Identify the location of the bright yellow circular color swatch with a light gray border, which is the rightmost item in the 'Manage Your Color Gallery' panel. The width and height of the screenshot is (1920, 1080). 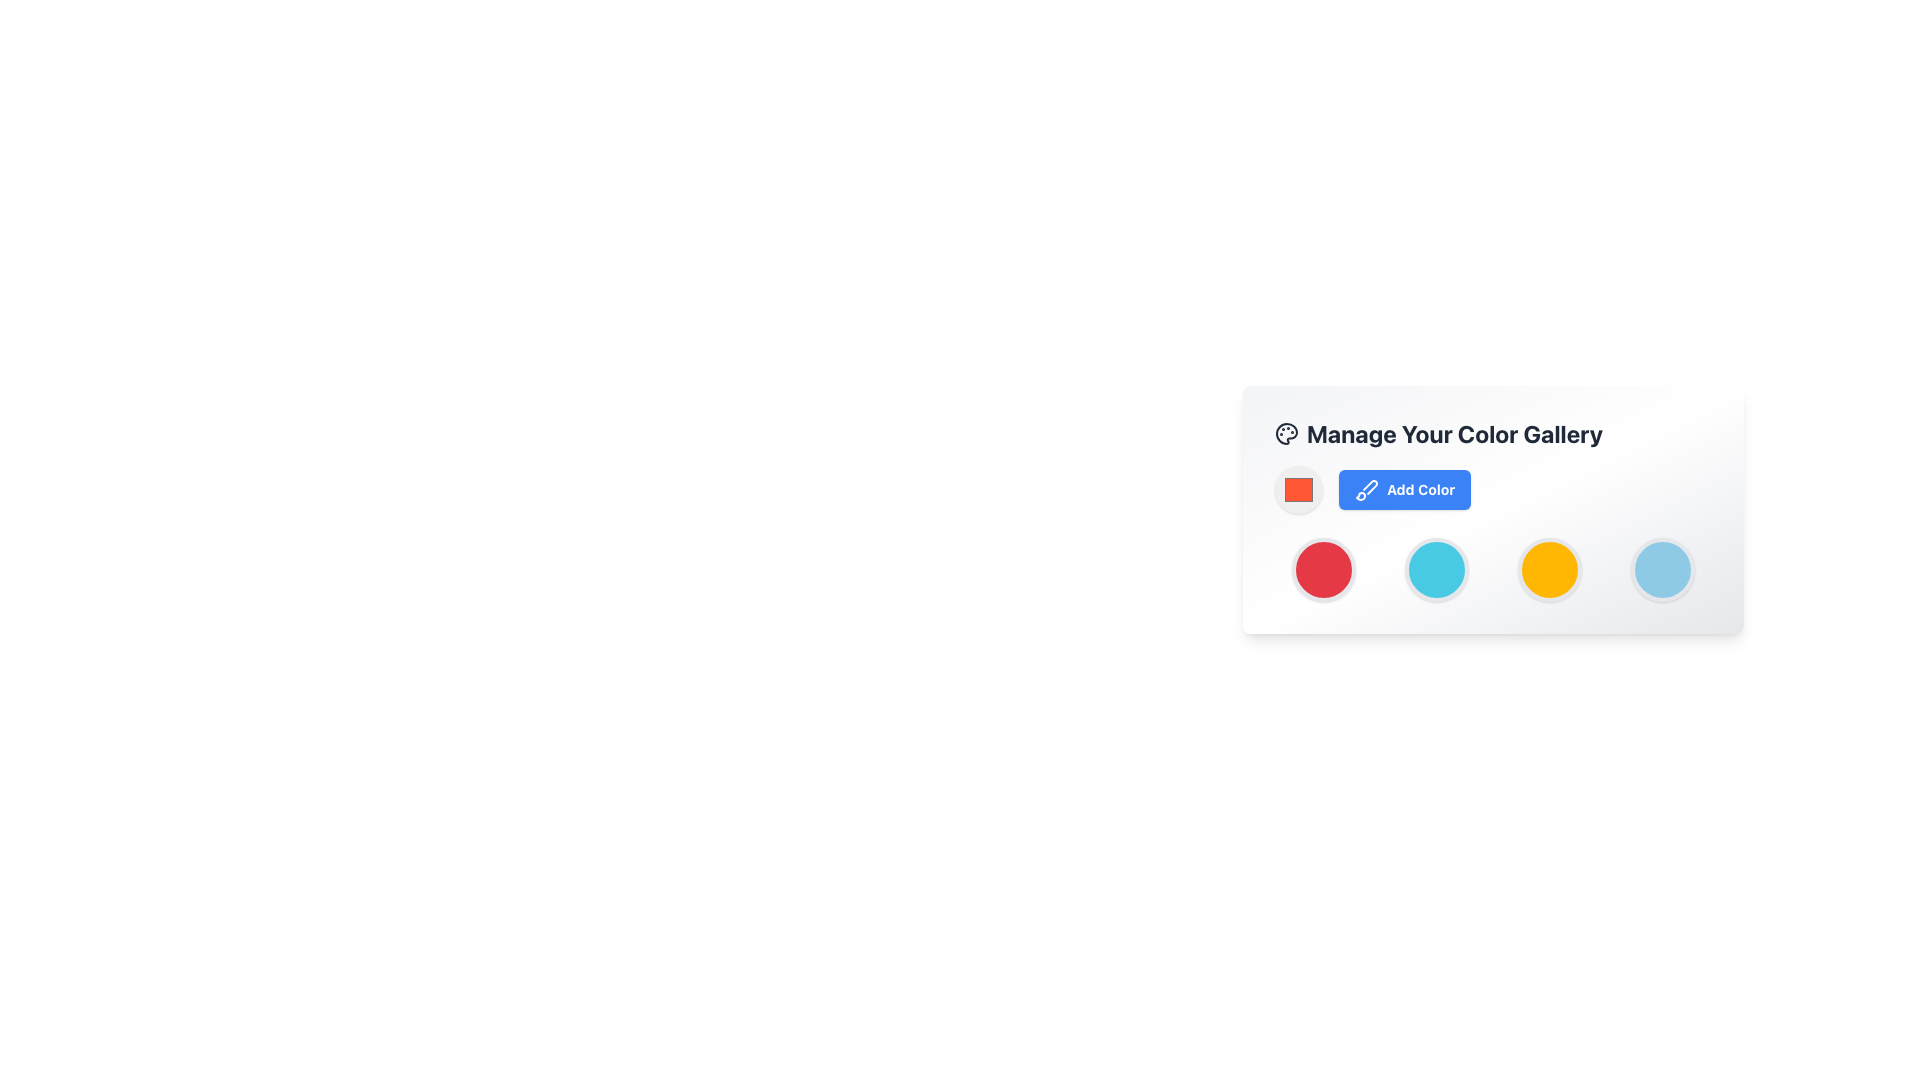
(1549, 570).